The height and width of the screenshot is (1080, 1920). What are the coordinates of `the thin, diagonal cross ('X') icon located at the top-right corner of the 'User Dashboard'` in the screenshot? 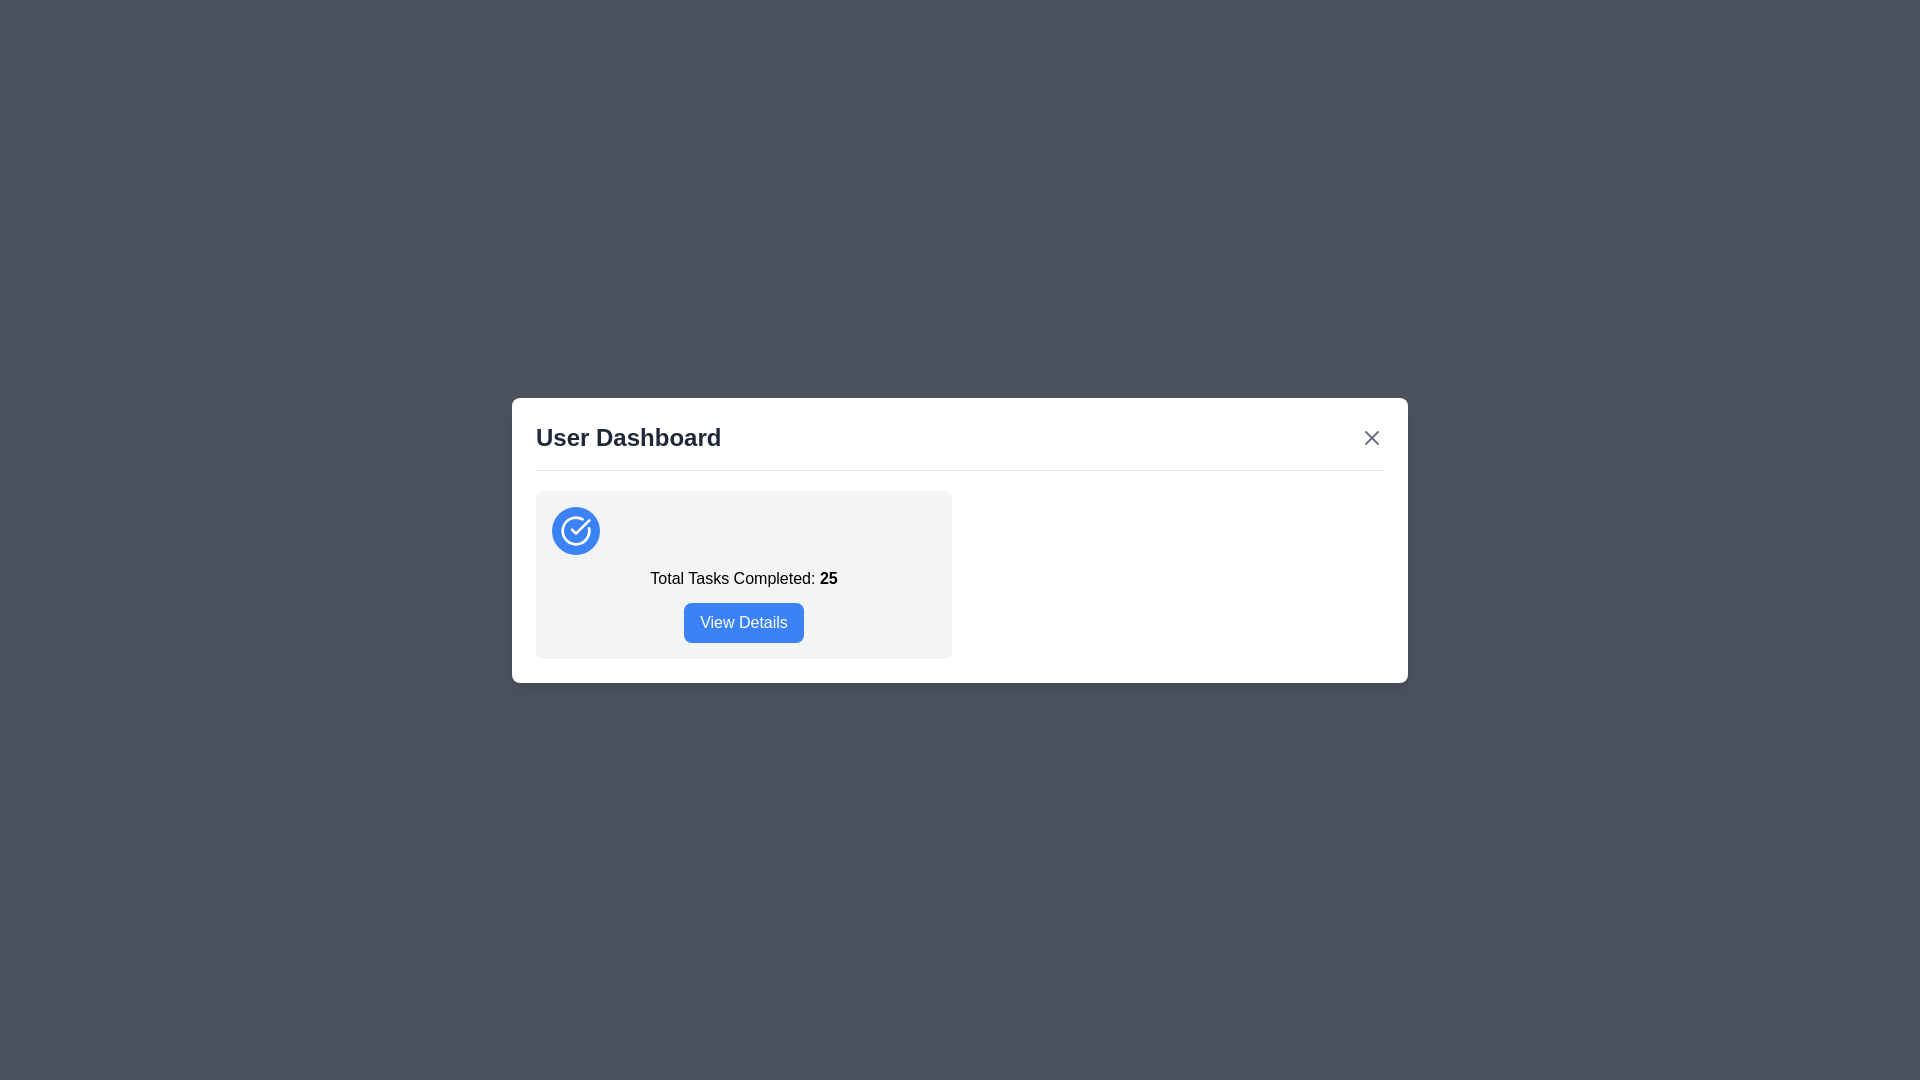 It's located at (1371, 436).